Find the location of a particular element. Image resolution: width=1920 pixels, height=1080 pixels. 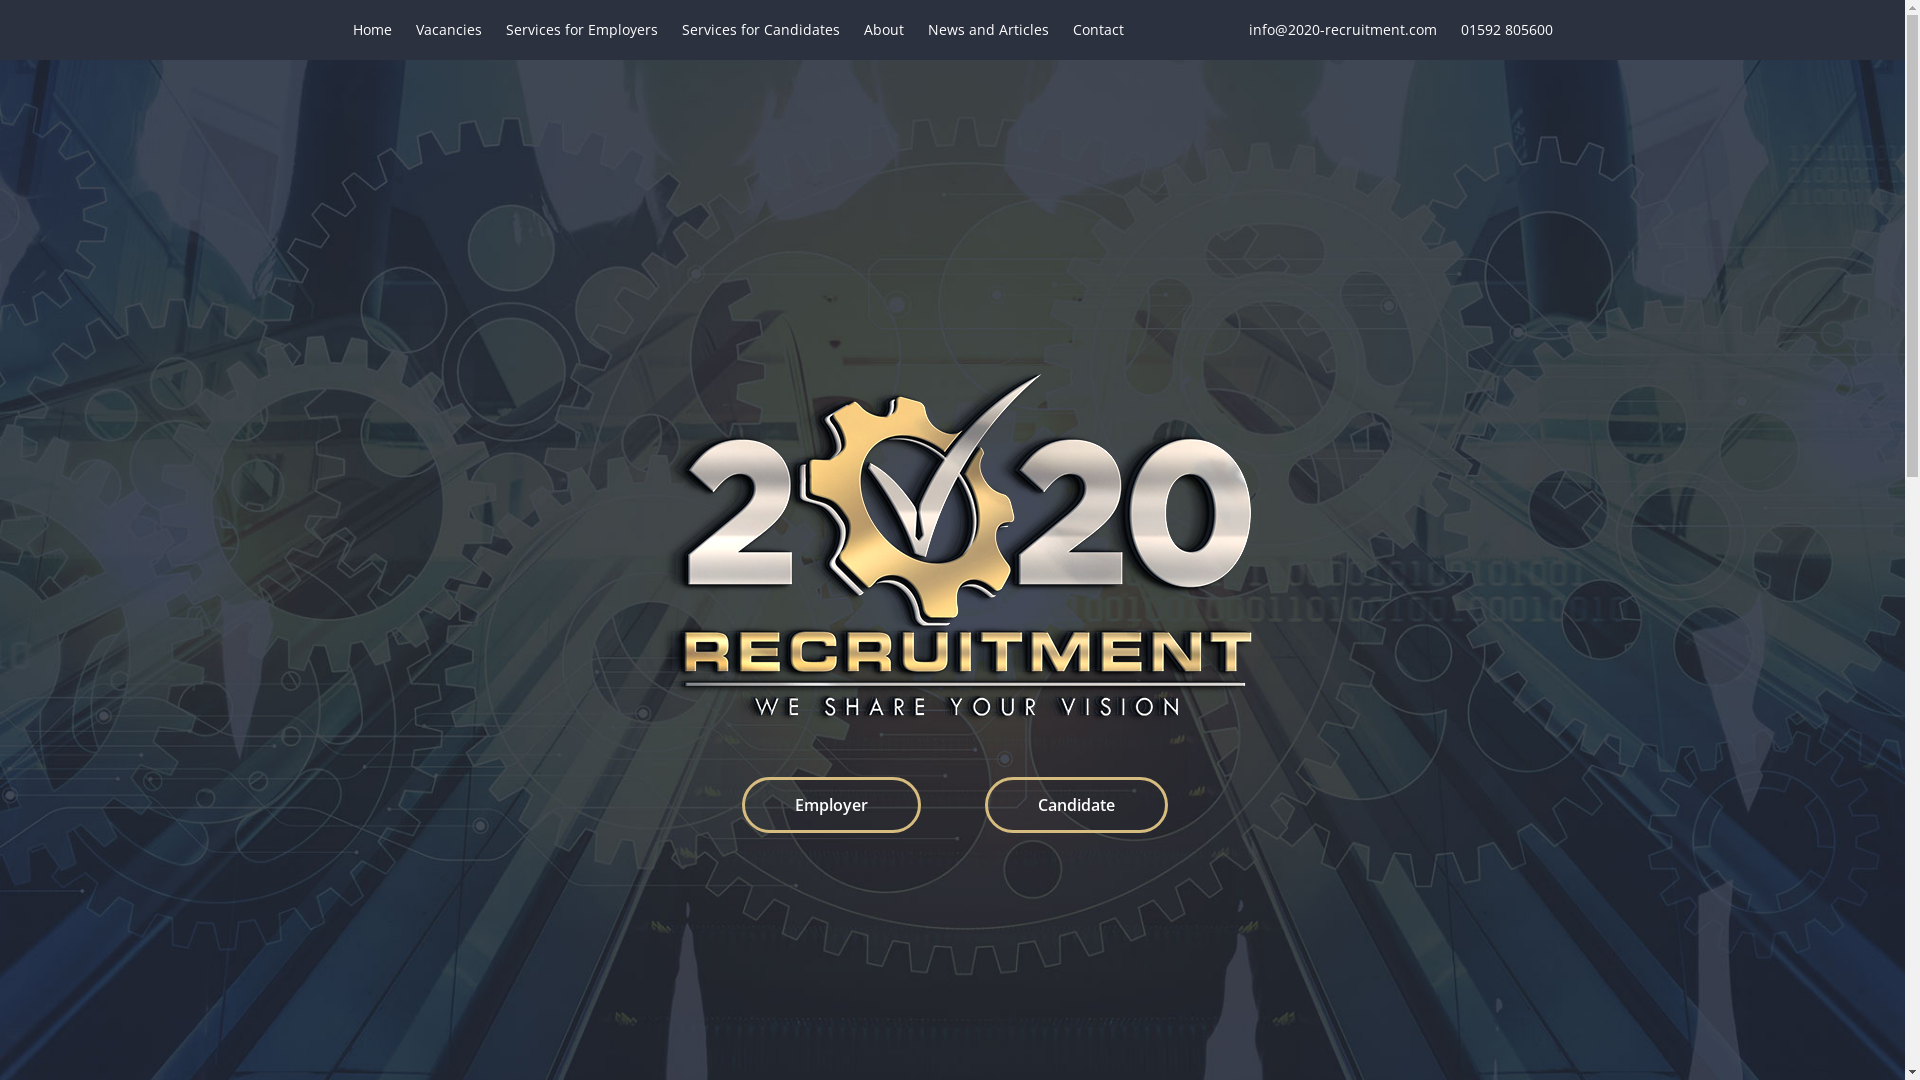

'Candidate' is located at coordinates (1037, 804).